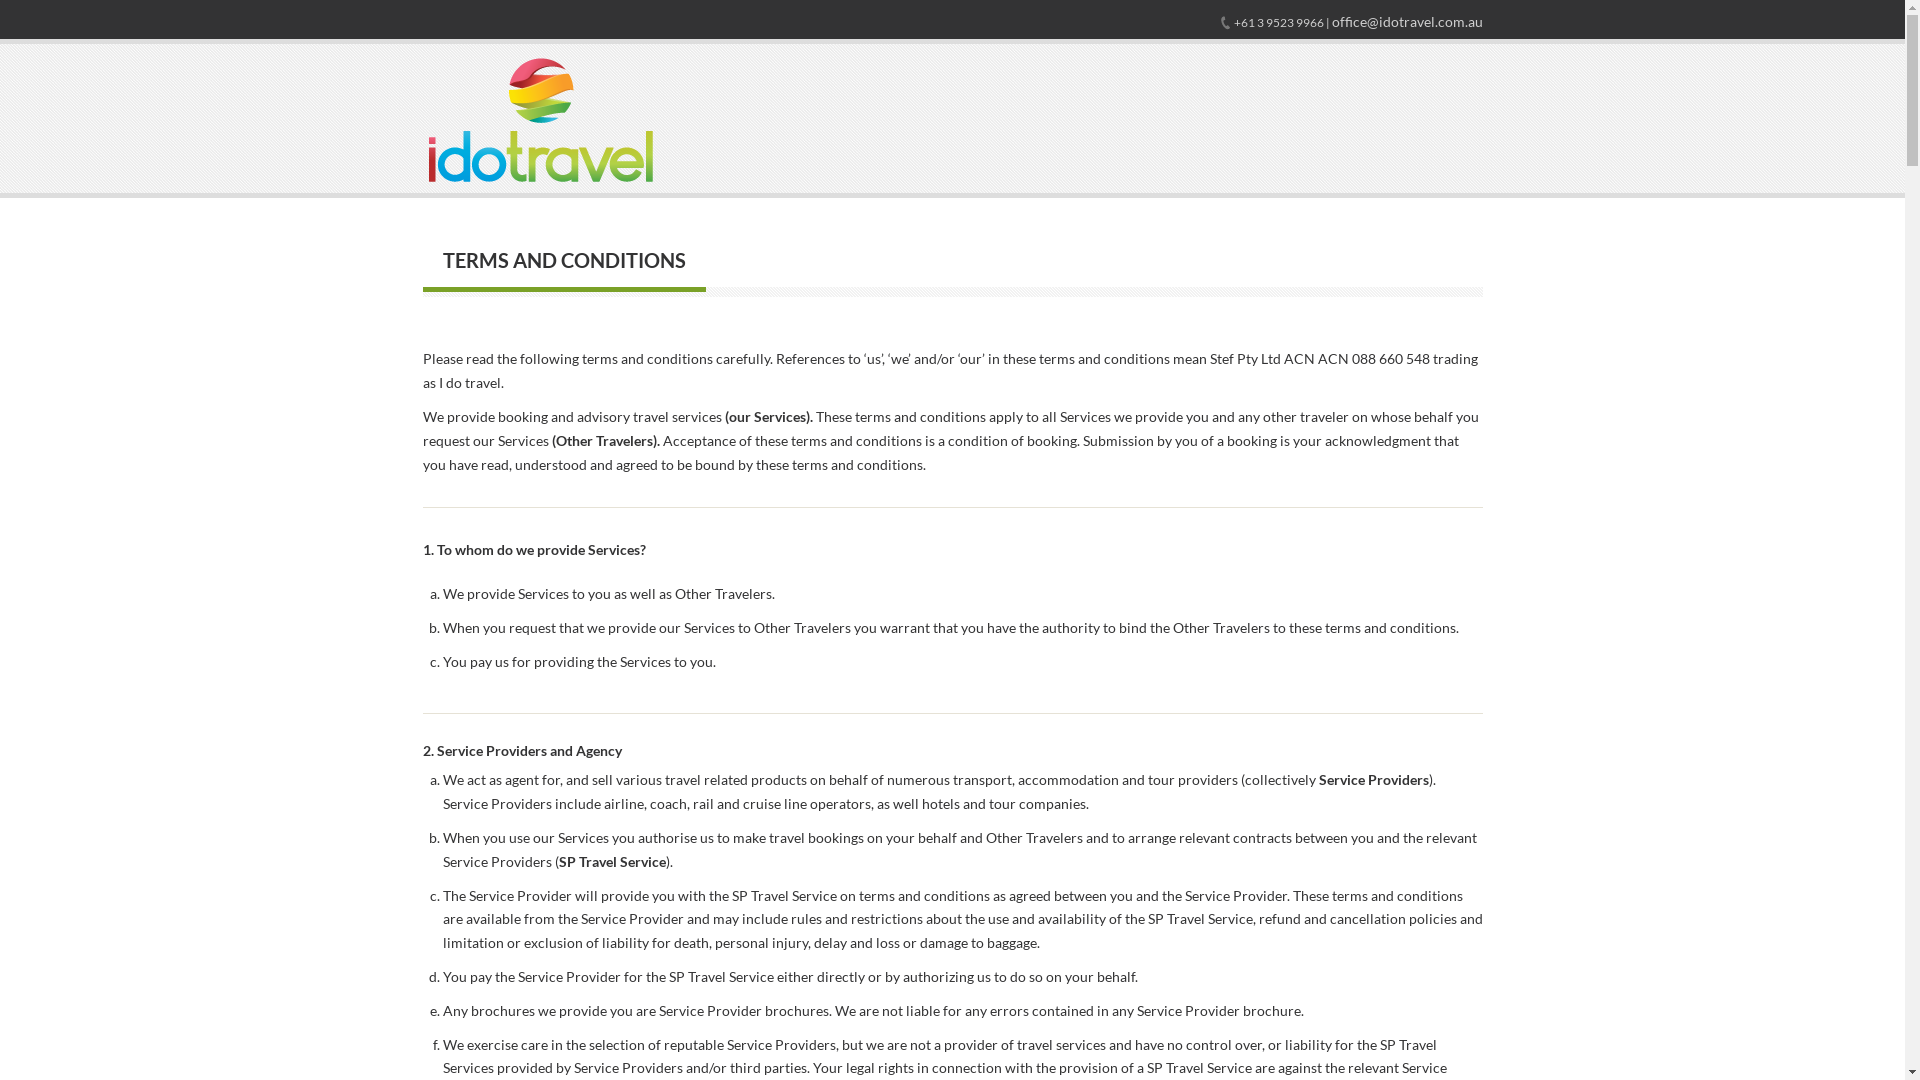  What do you see at coordinates (1331, 21) in the screenshot?
I see `'office@idotravel.com.au'` at bounding box center [1331, 21].